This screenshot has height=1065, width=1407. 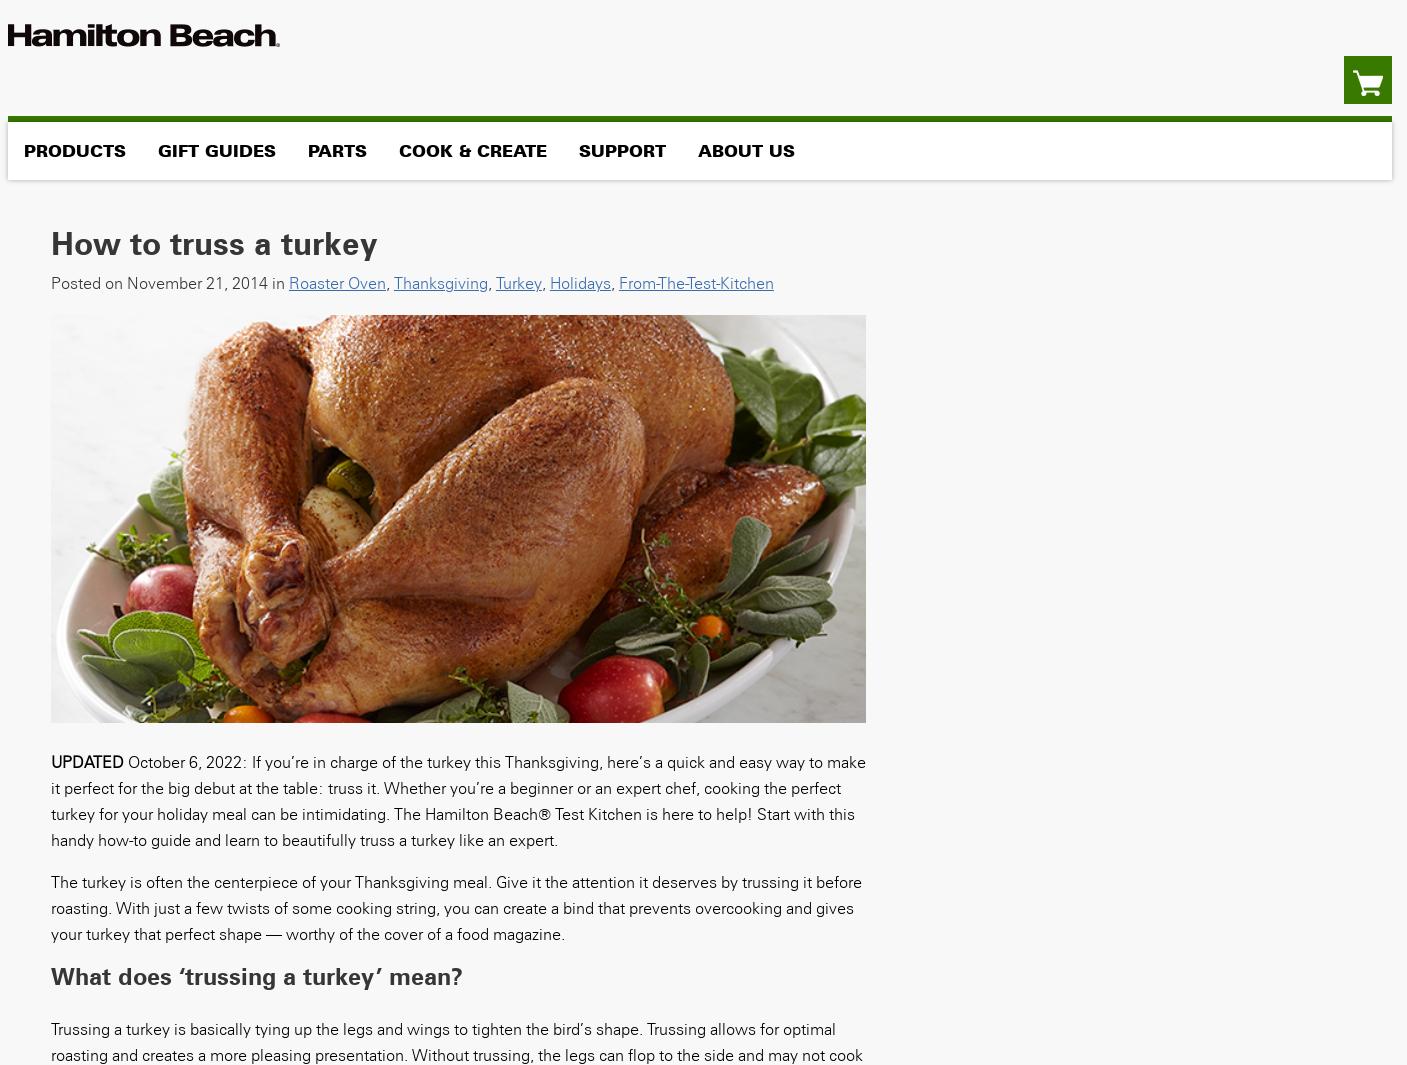 What do you see at coordinates (215, 149) in the screenshot?
I see `'Gift Guides'` at bounding box center [215, 149].